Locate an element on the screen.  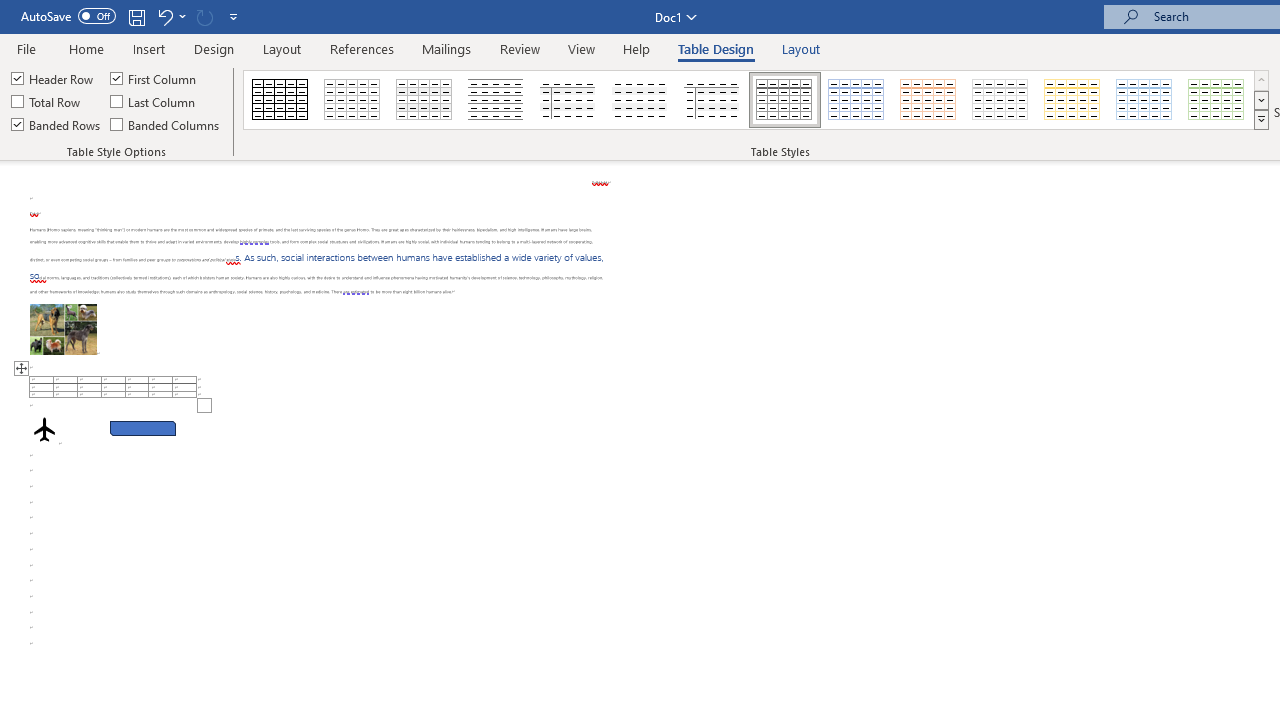
'Airplane with solid fill' is located at coordinates (44, 428).